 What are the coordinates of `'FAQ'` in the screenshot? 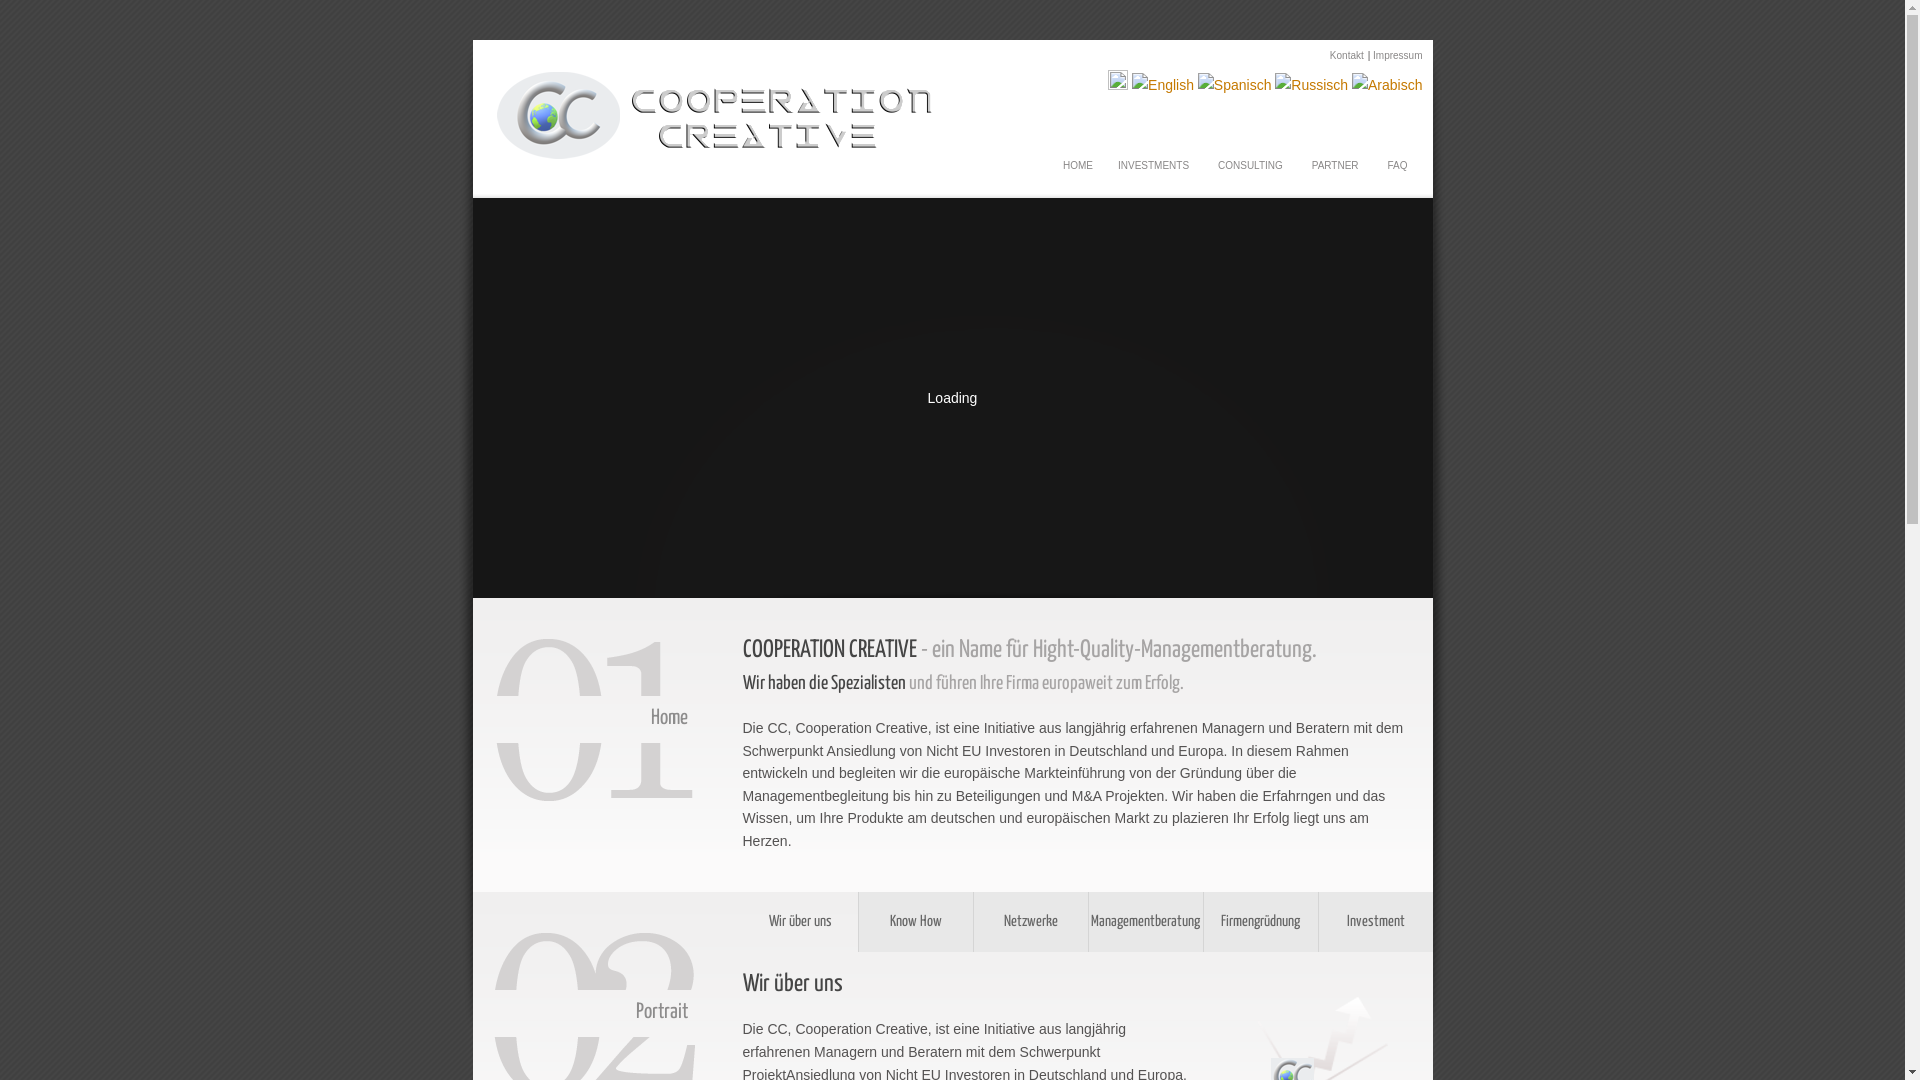 It's located at (1395, 158).